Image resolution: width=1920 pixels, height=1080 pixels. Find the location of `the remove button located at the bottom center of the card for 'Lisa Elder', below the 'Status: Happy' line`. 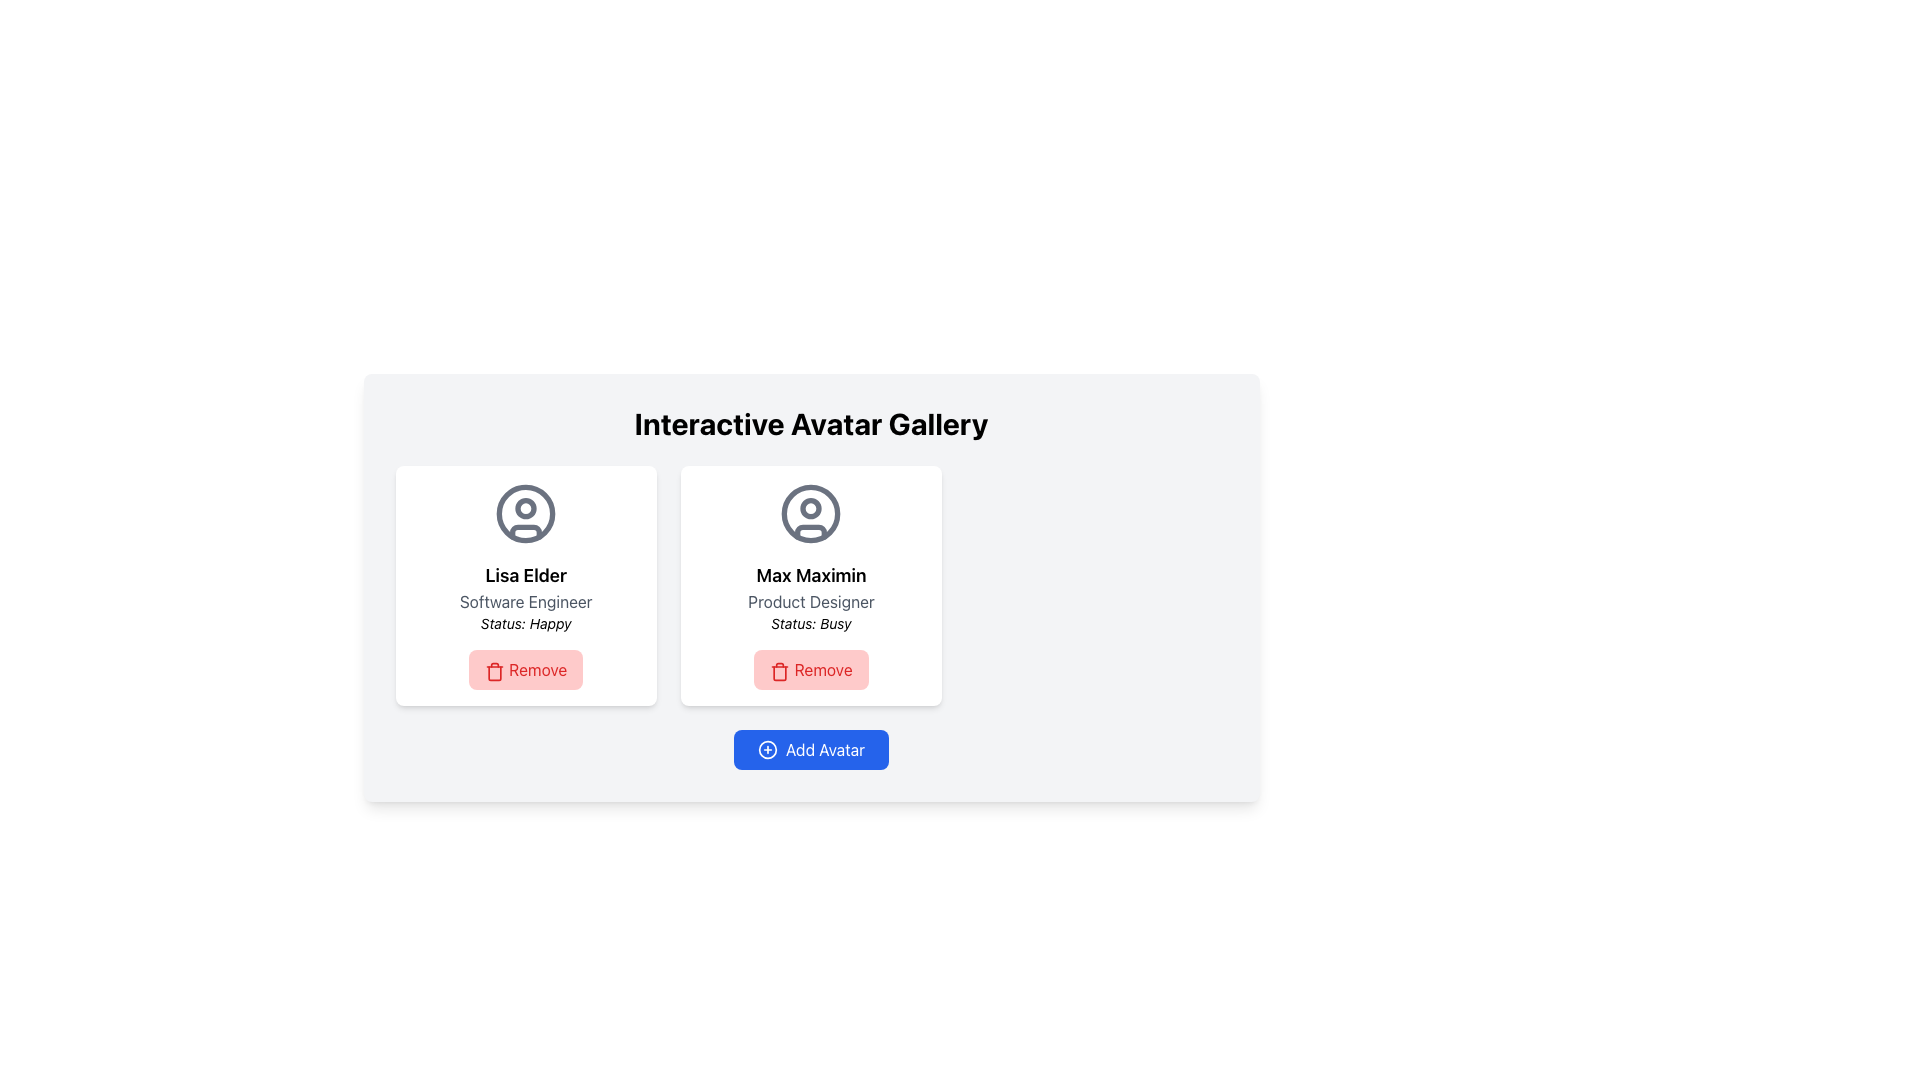

the remove button located at the bottom center of the card for 'Lisa Elder', below the 'Status: Happy' line is located at coordinates (526, 670).